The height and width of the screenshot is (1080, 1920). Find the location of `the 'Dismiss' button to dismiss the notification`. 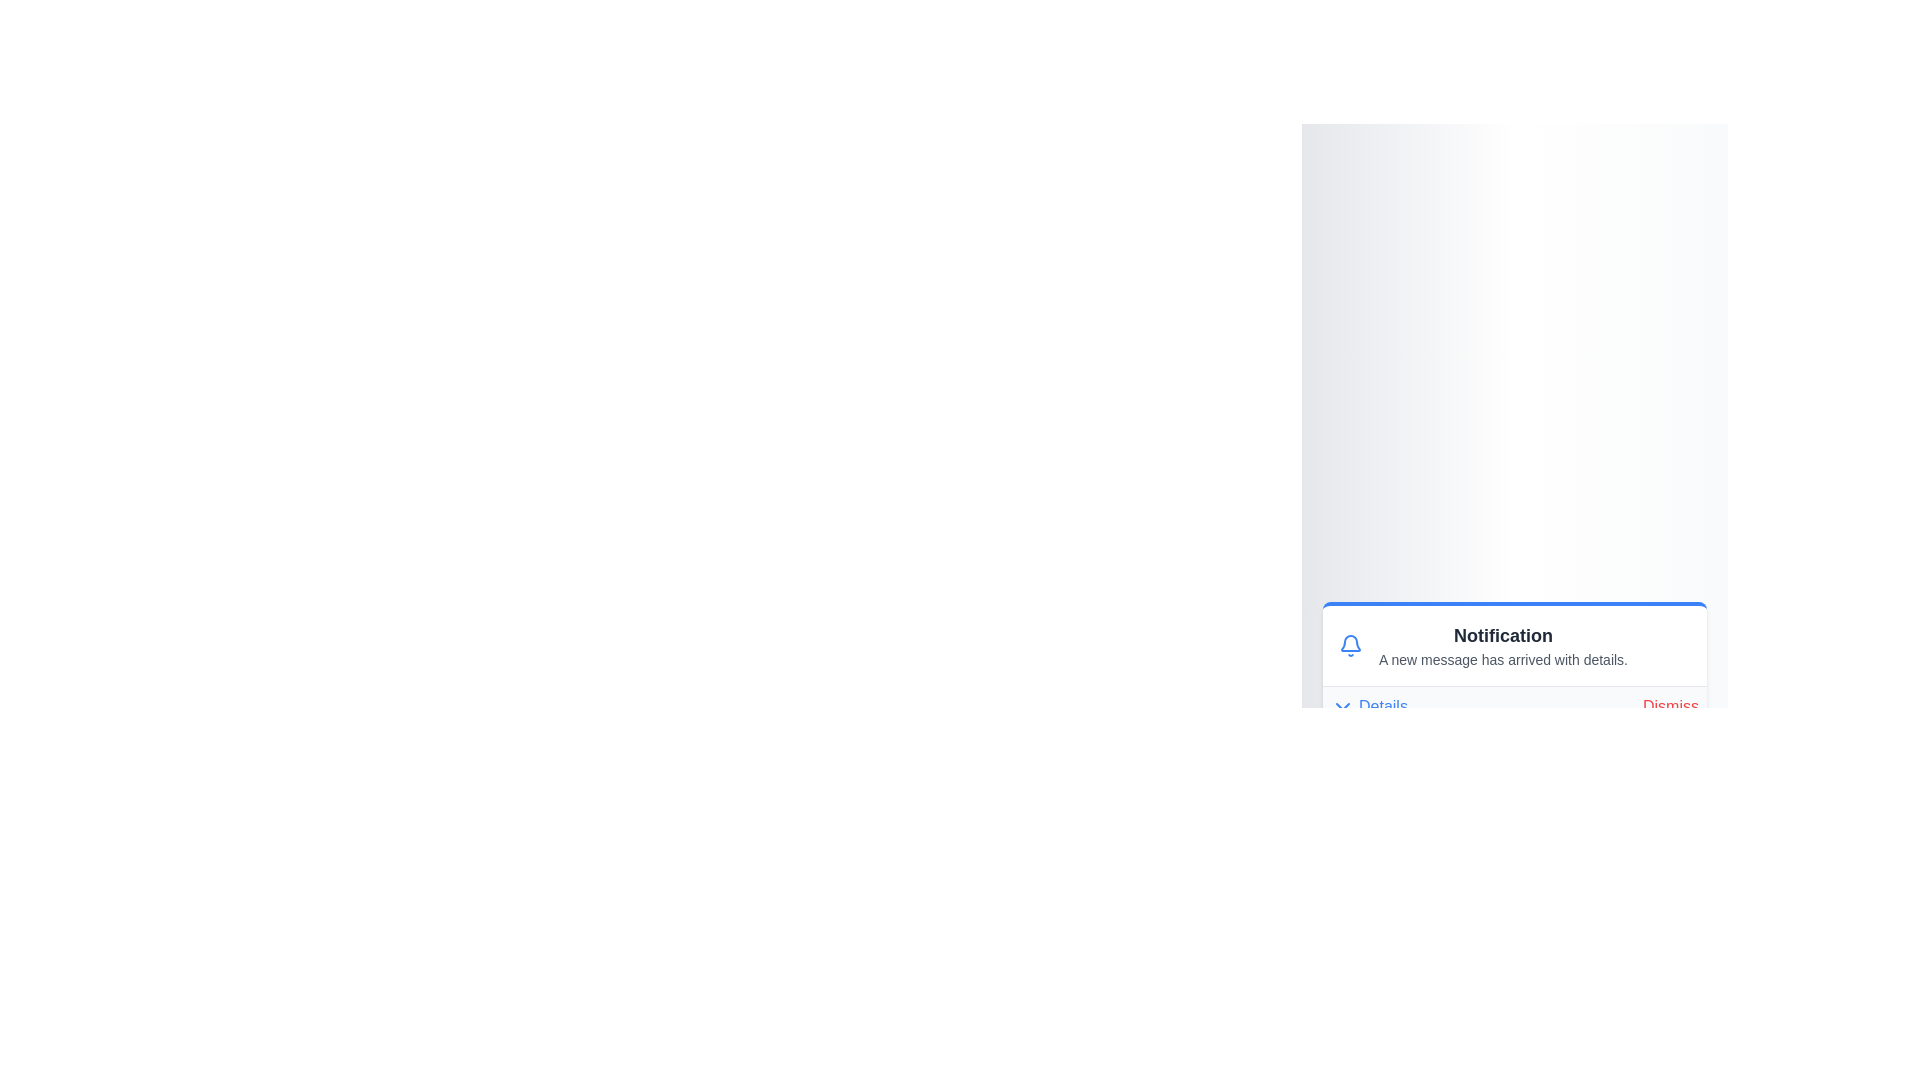

the 'Dismiss' button to dismiss the notification is located at coordinates (1670, 705).